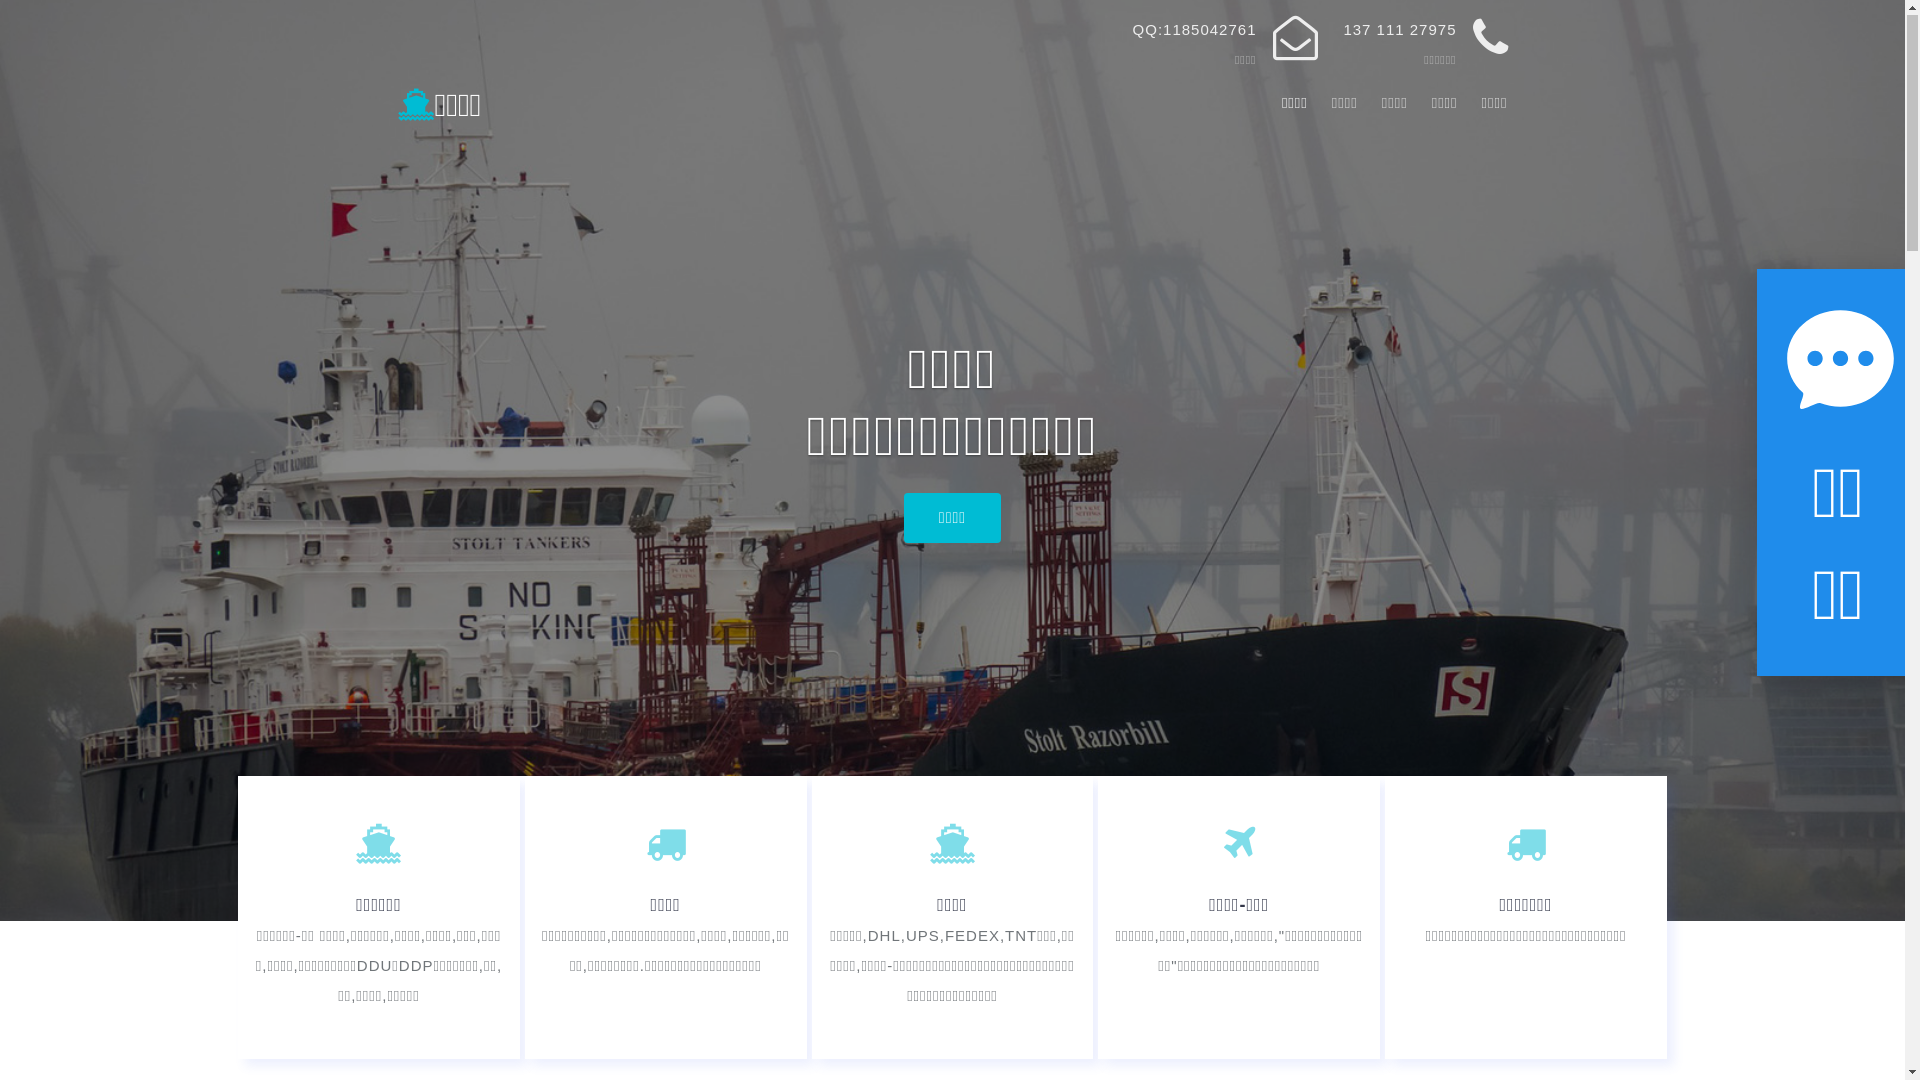  What do you see at coordinates (1195, 30) in the screenshot?
I see `'QQ:1185042761'` at bounding box center [1195, 30].